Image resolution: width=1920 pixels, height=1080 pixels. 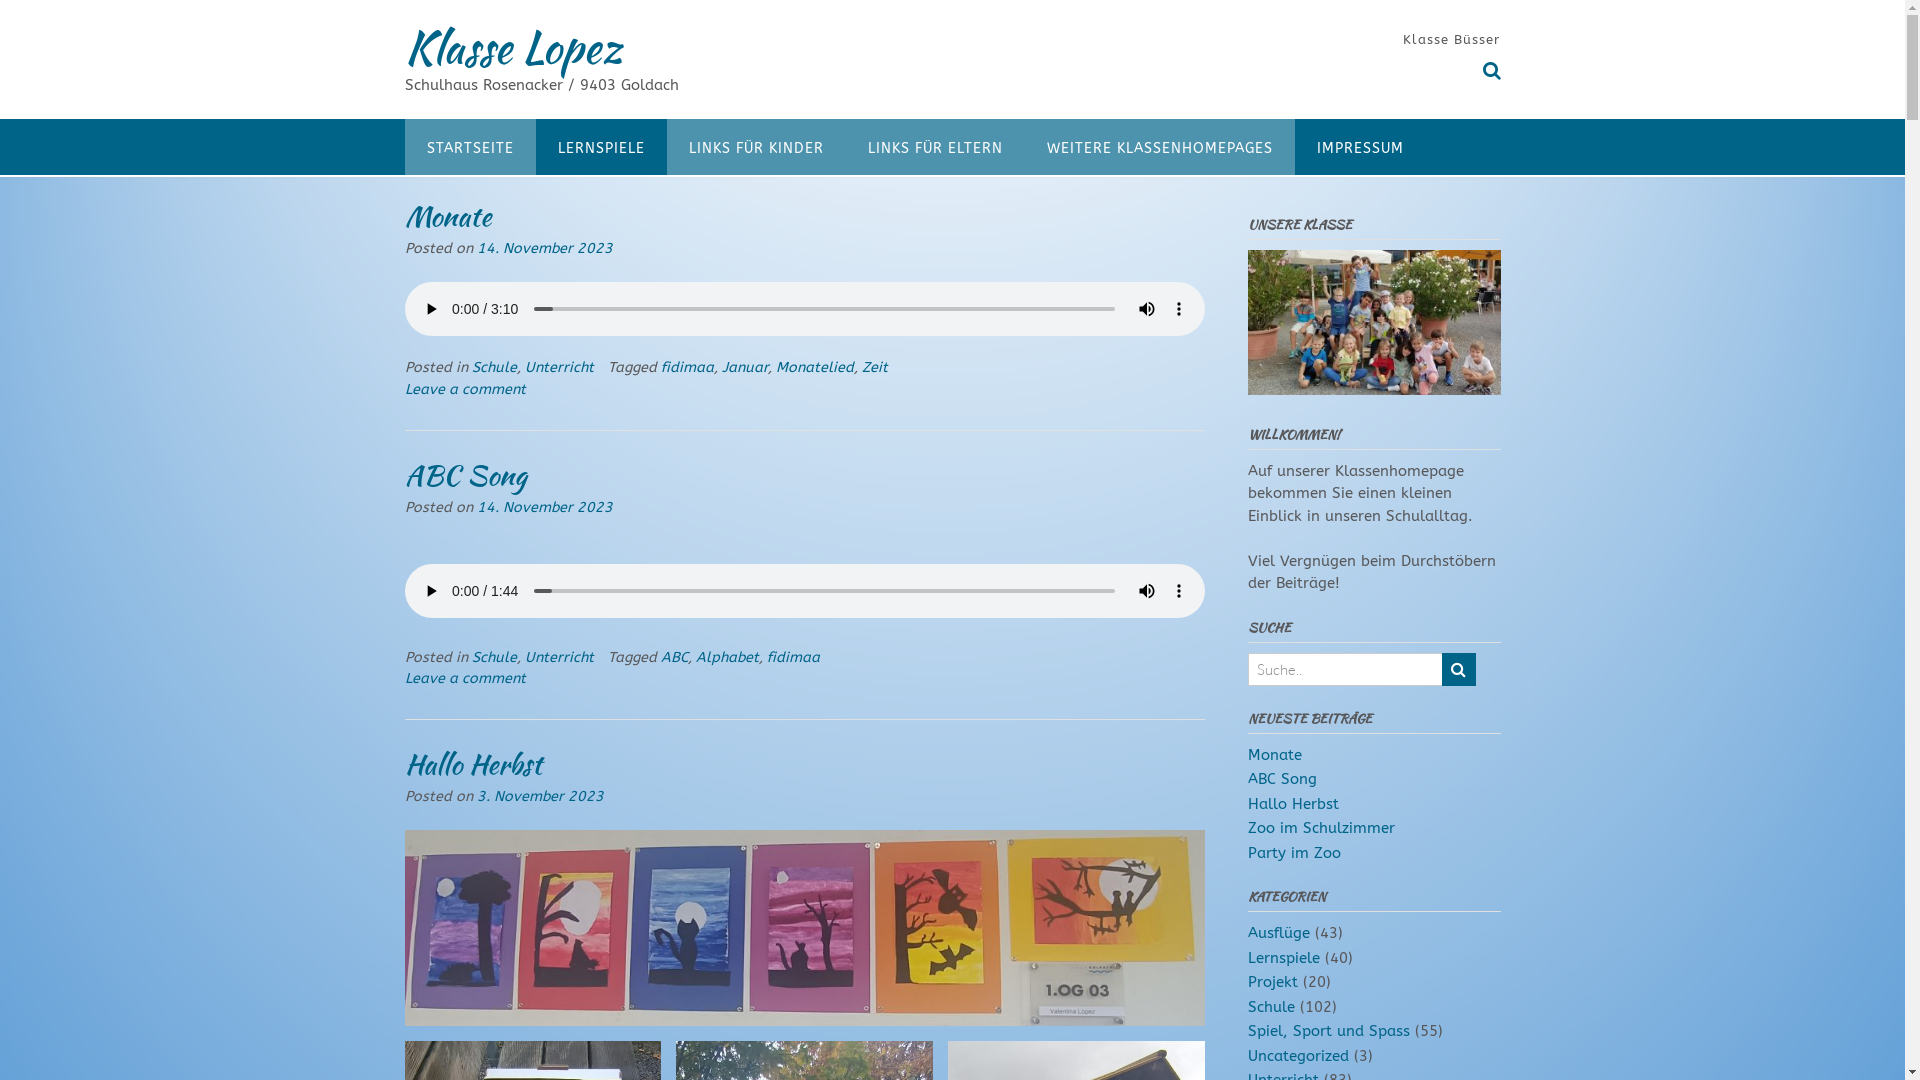 I want to click on 'Leave a comment', so click(x=463, y=389).